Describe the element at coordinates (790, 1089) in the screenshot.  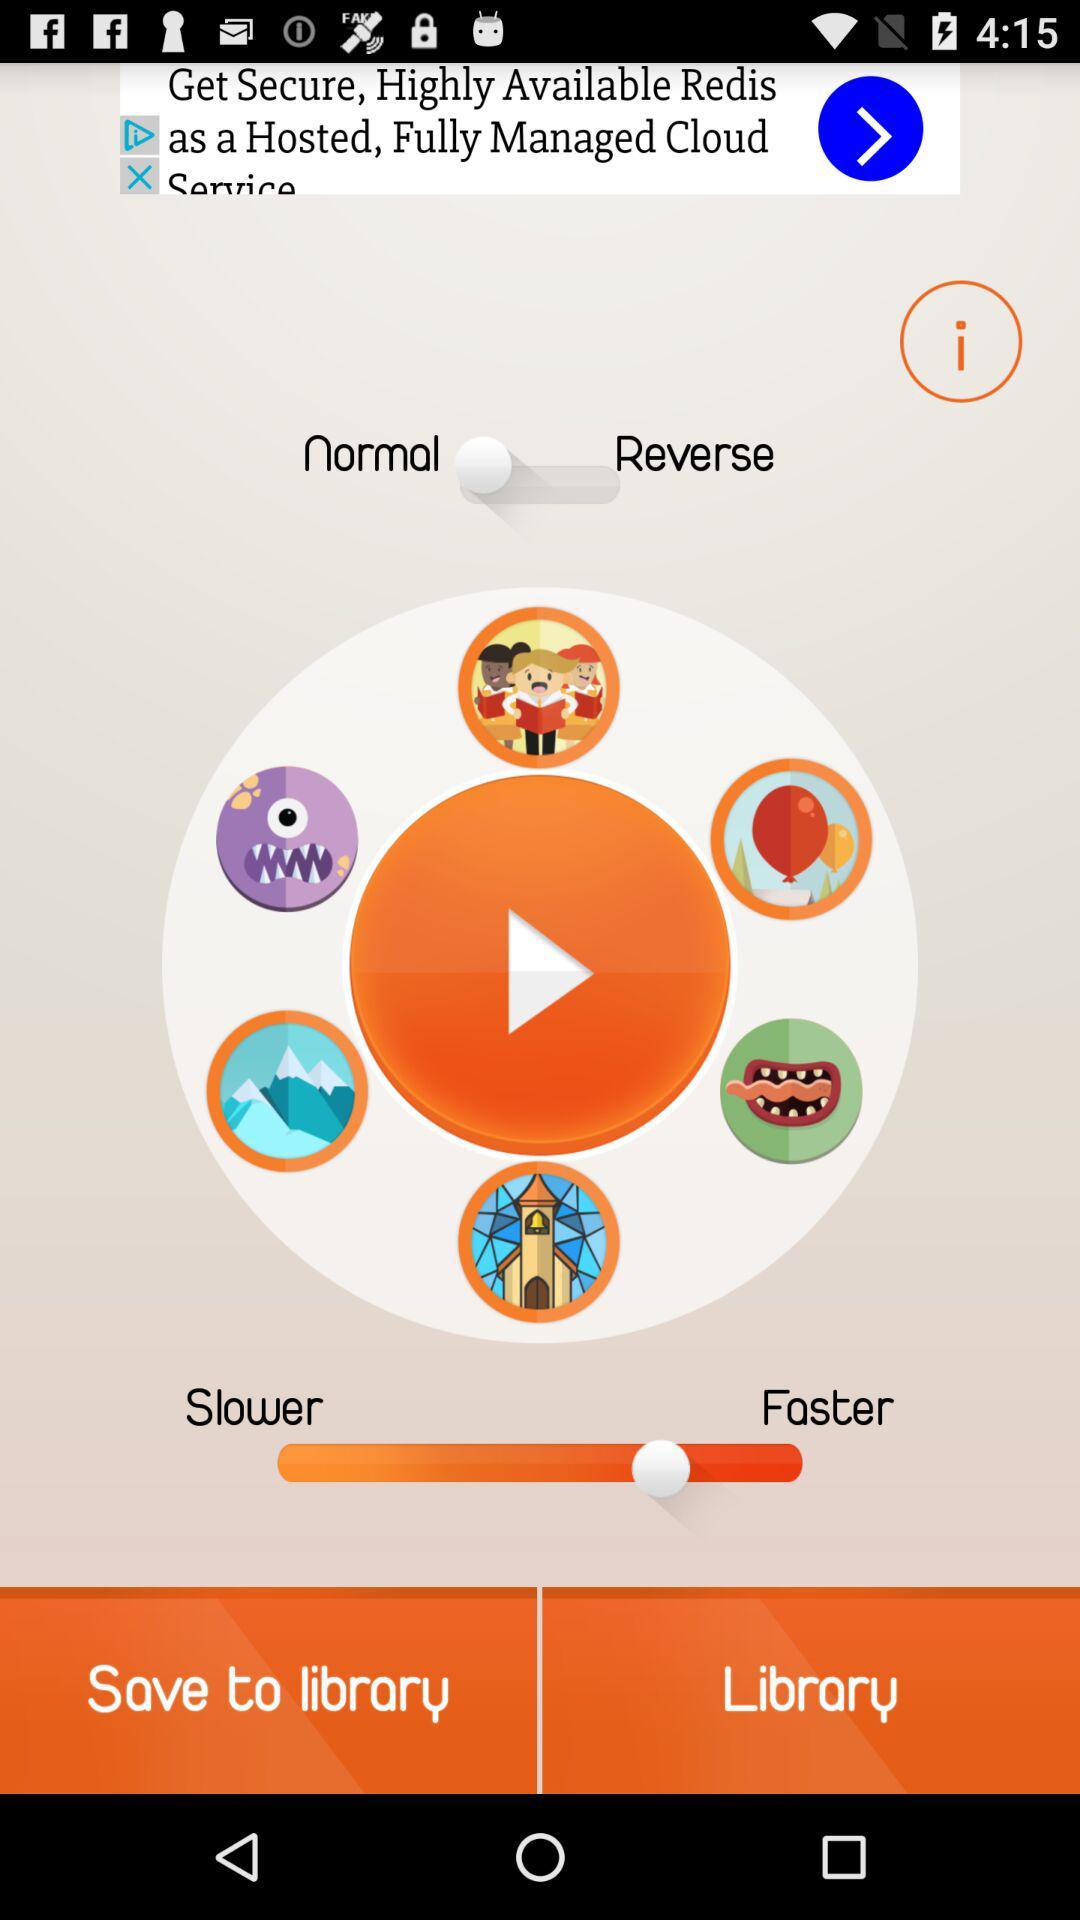
I see `the green icon on the wheel` at that location.